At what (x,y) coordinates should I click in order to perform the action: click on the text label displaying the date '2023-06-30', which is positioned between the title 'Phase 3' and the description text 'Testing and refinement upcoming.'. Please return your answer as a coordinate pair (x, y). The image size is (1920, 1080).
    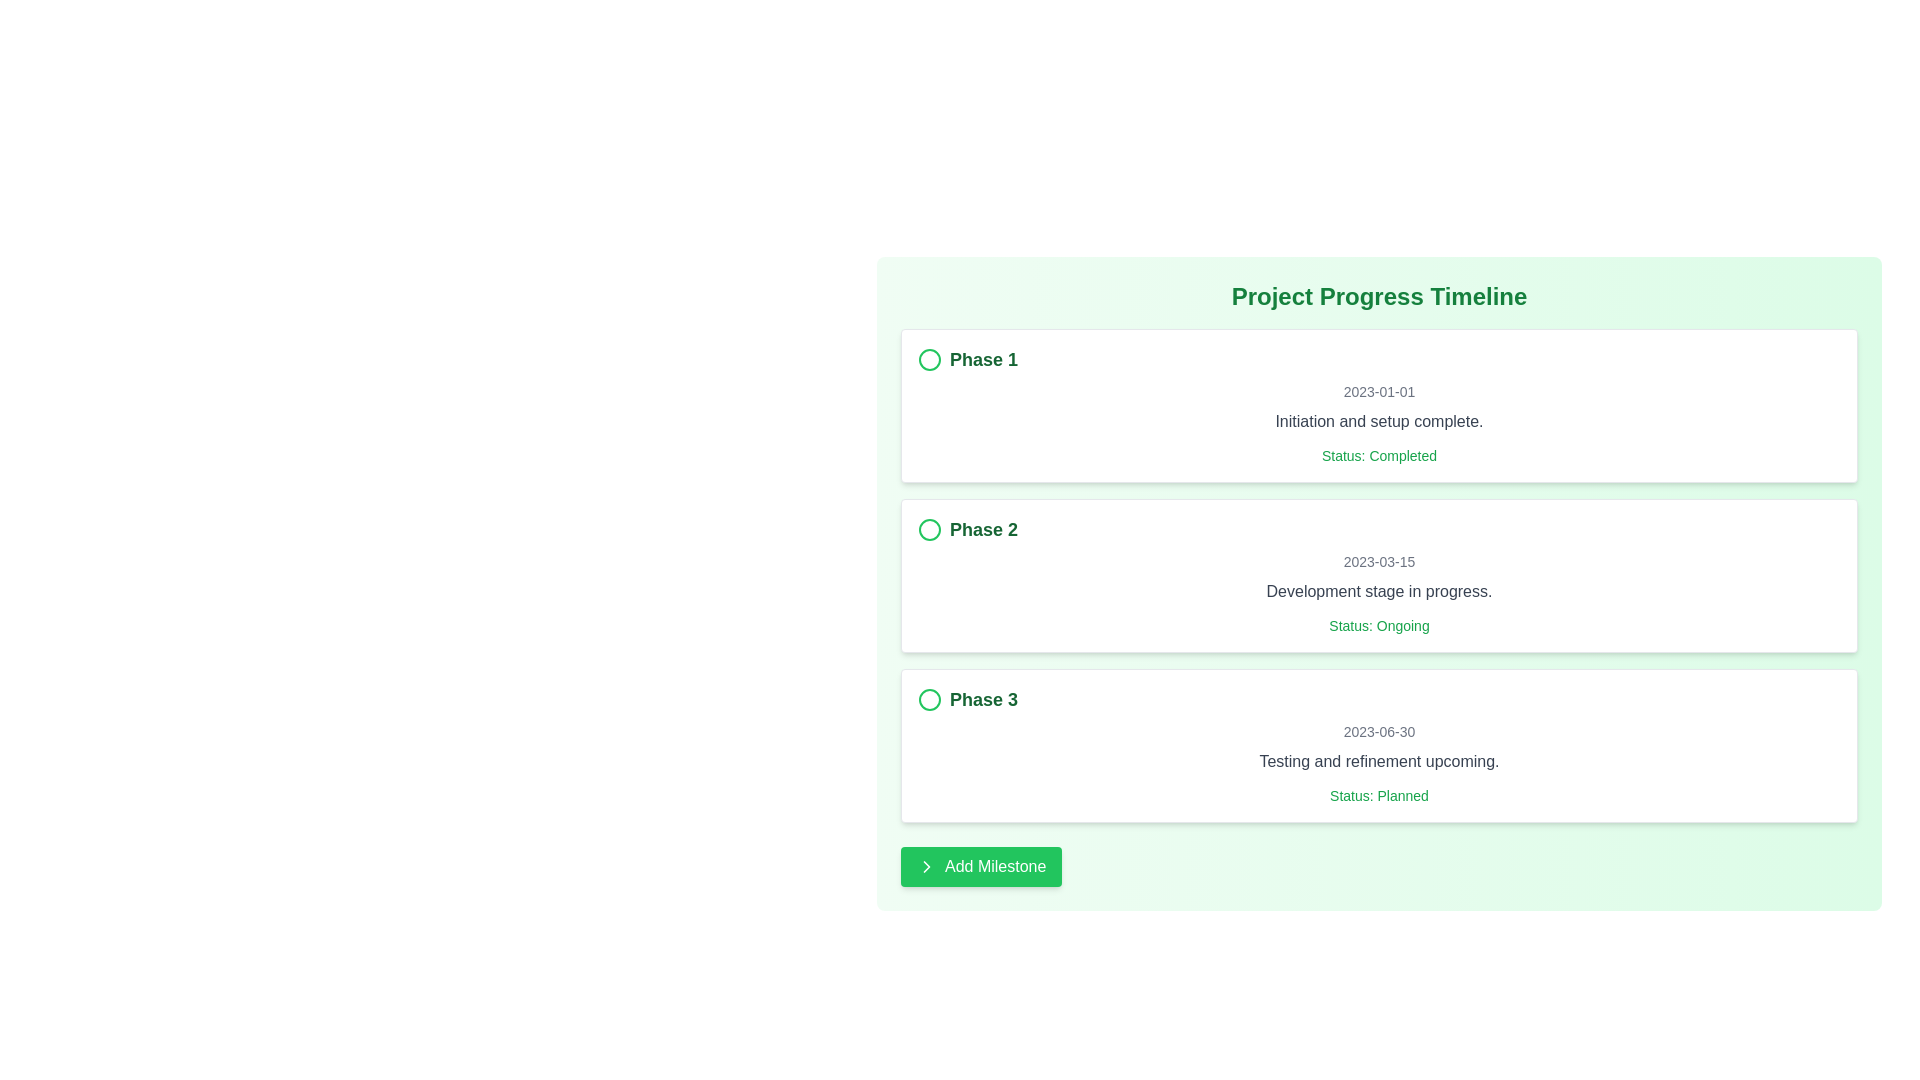
    Looking at the image, I should click on (1378, 732).